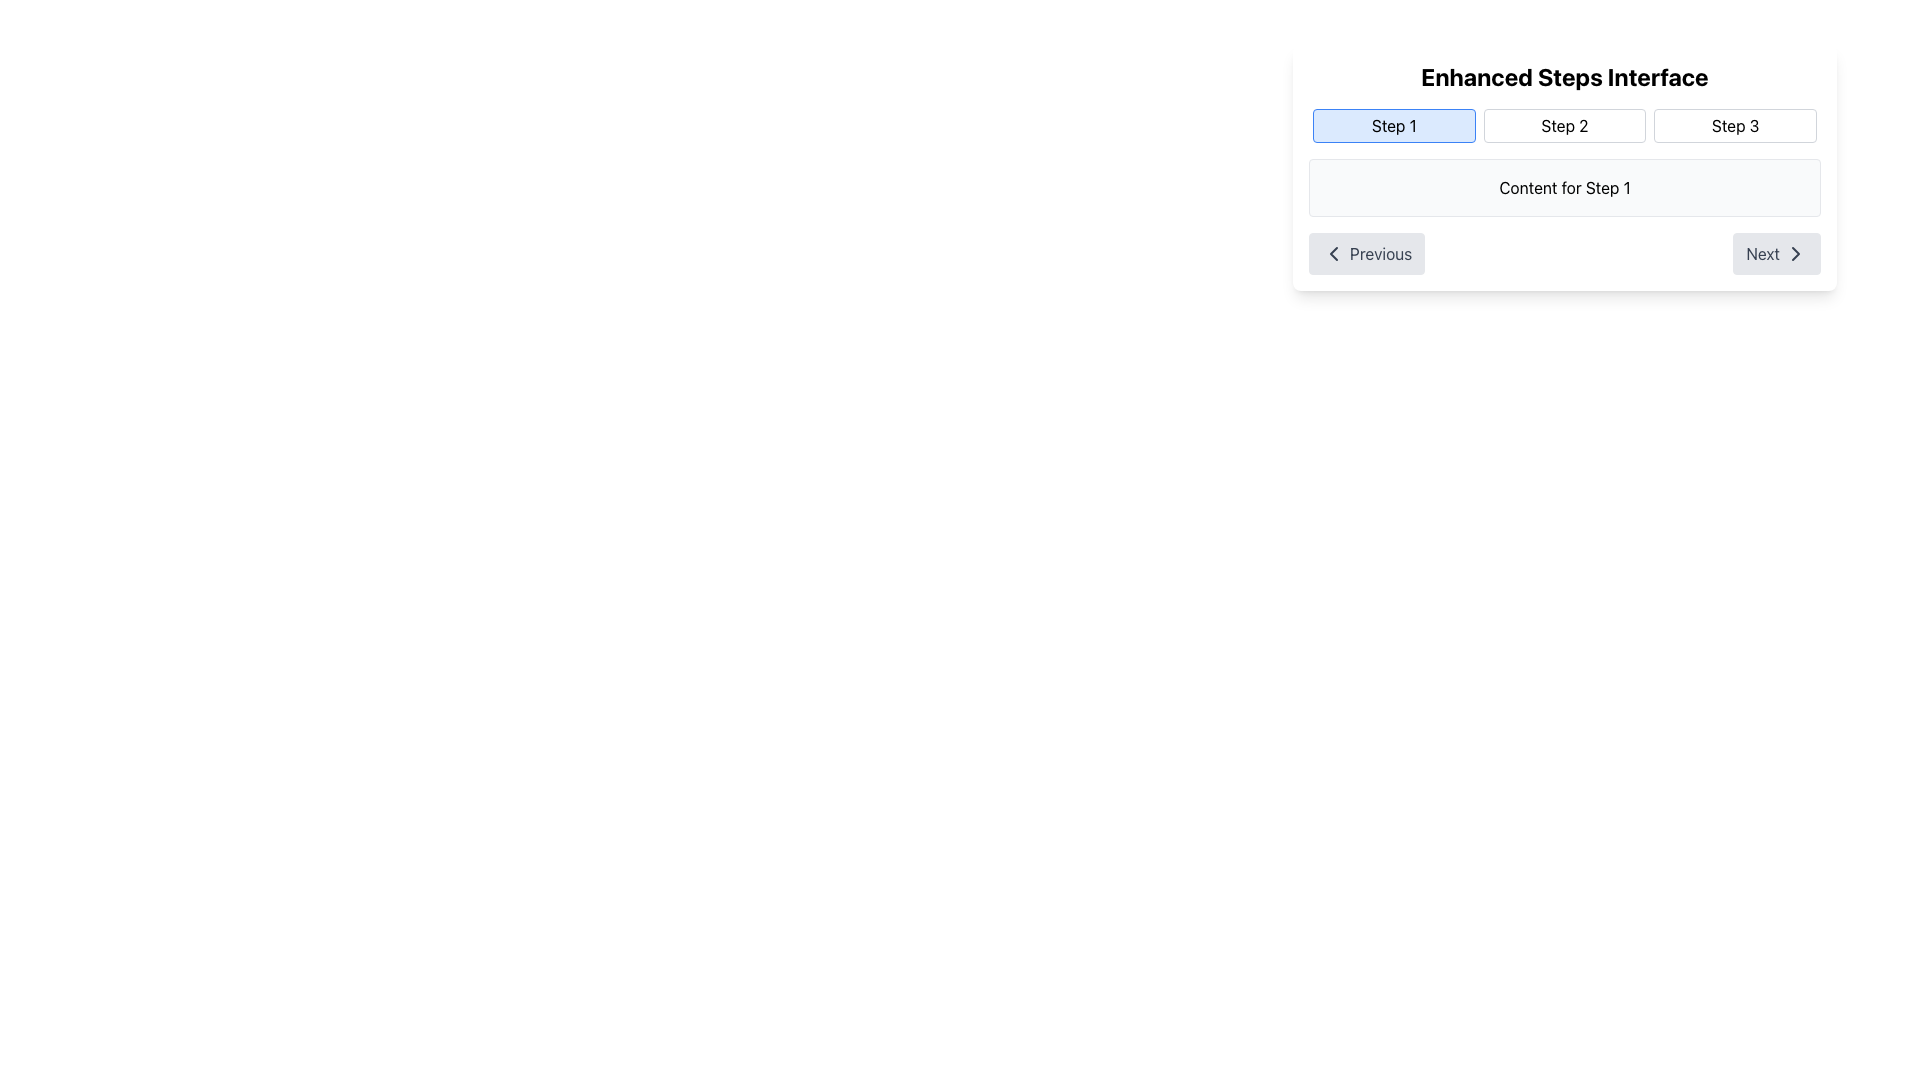 Image resolution: width=1920 pixels, height=1080 pixels. I want to click on the button labeled 'Step 1', so click(1393, 126).